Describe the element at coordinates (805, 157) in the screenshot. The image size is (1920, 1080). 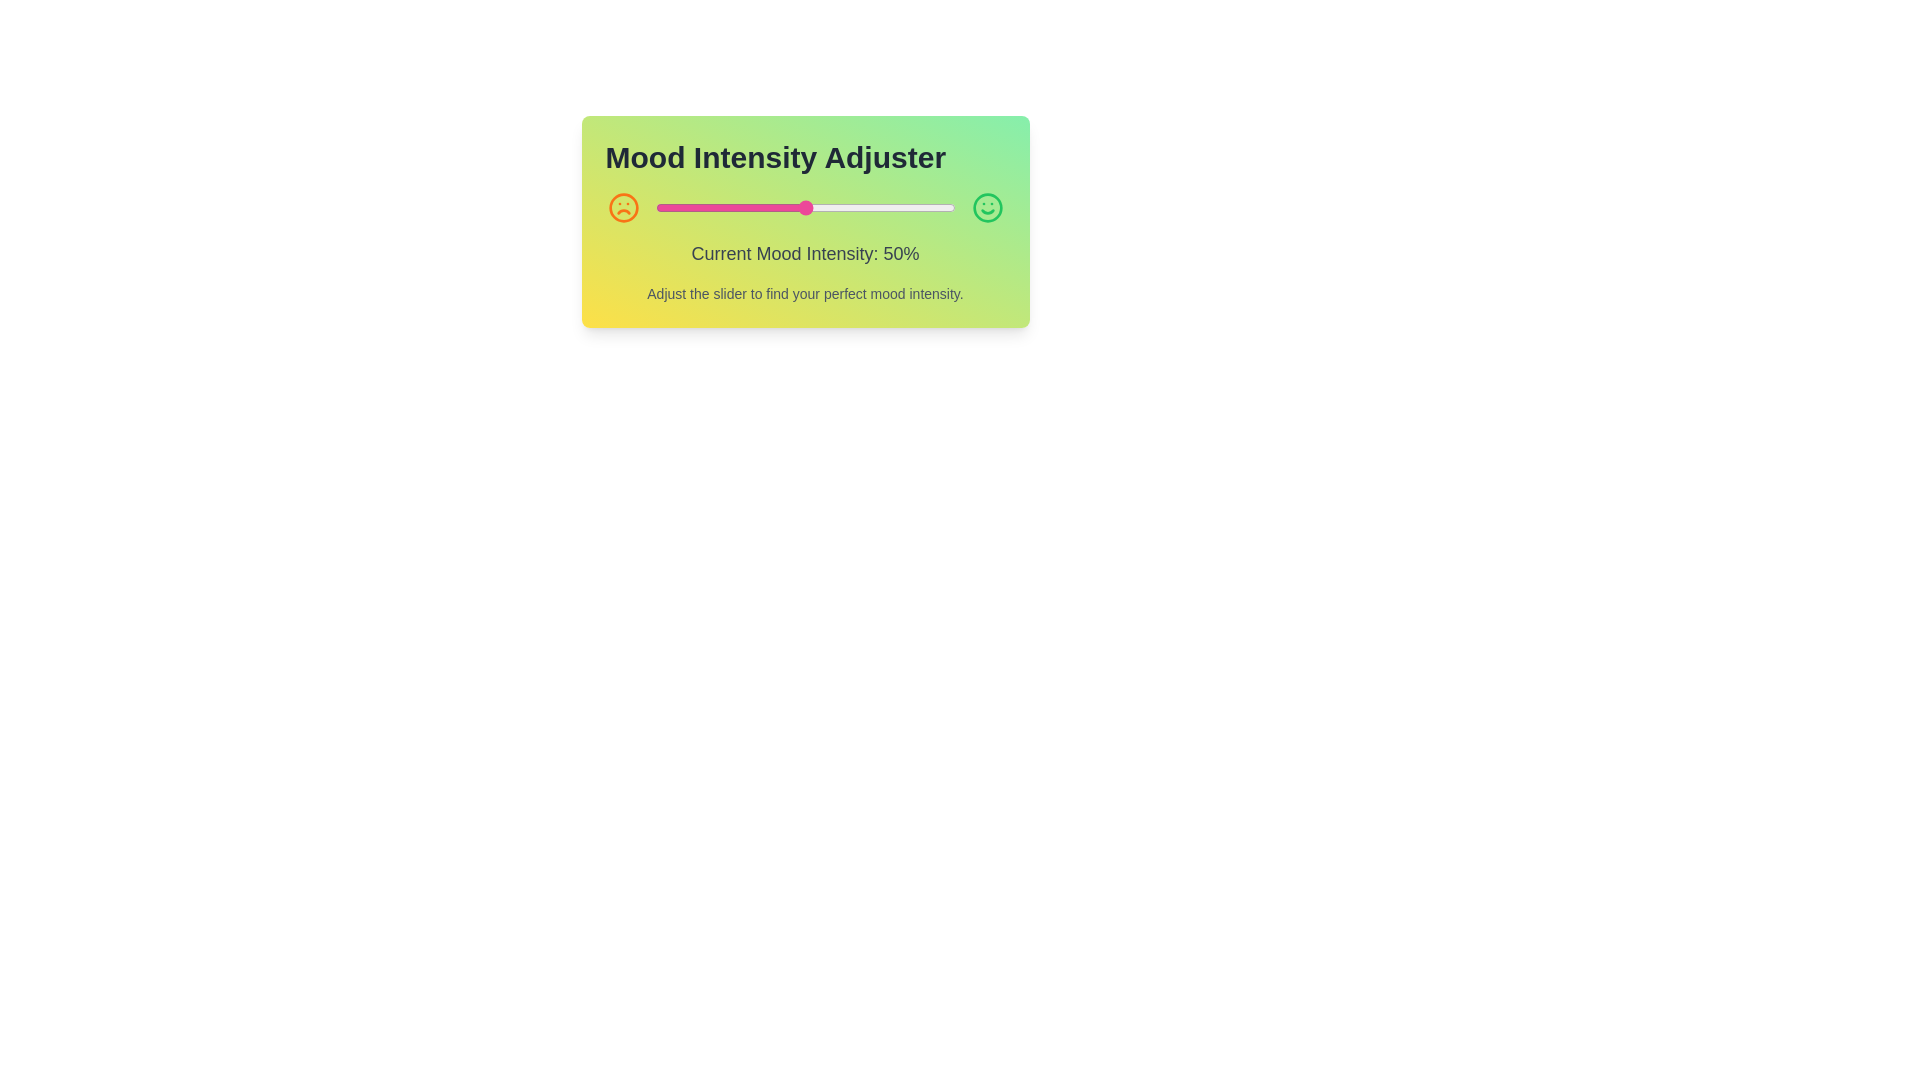
I see `the text of the header 'Mood Intensity Adjuster' for copying` at that location.